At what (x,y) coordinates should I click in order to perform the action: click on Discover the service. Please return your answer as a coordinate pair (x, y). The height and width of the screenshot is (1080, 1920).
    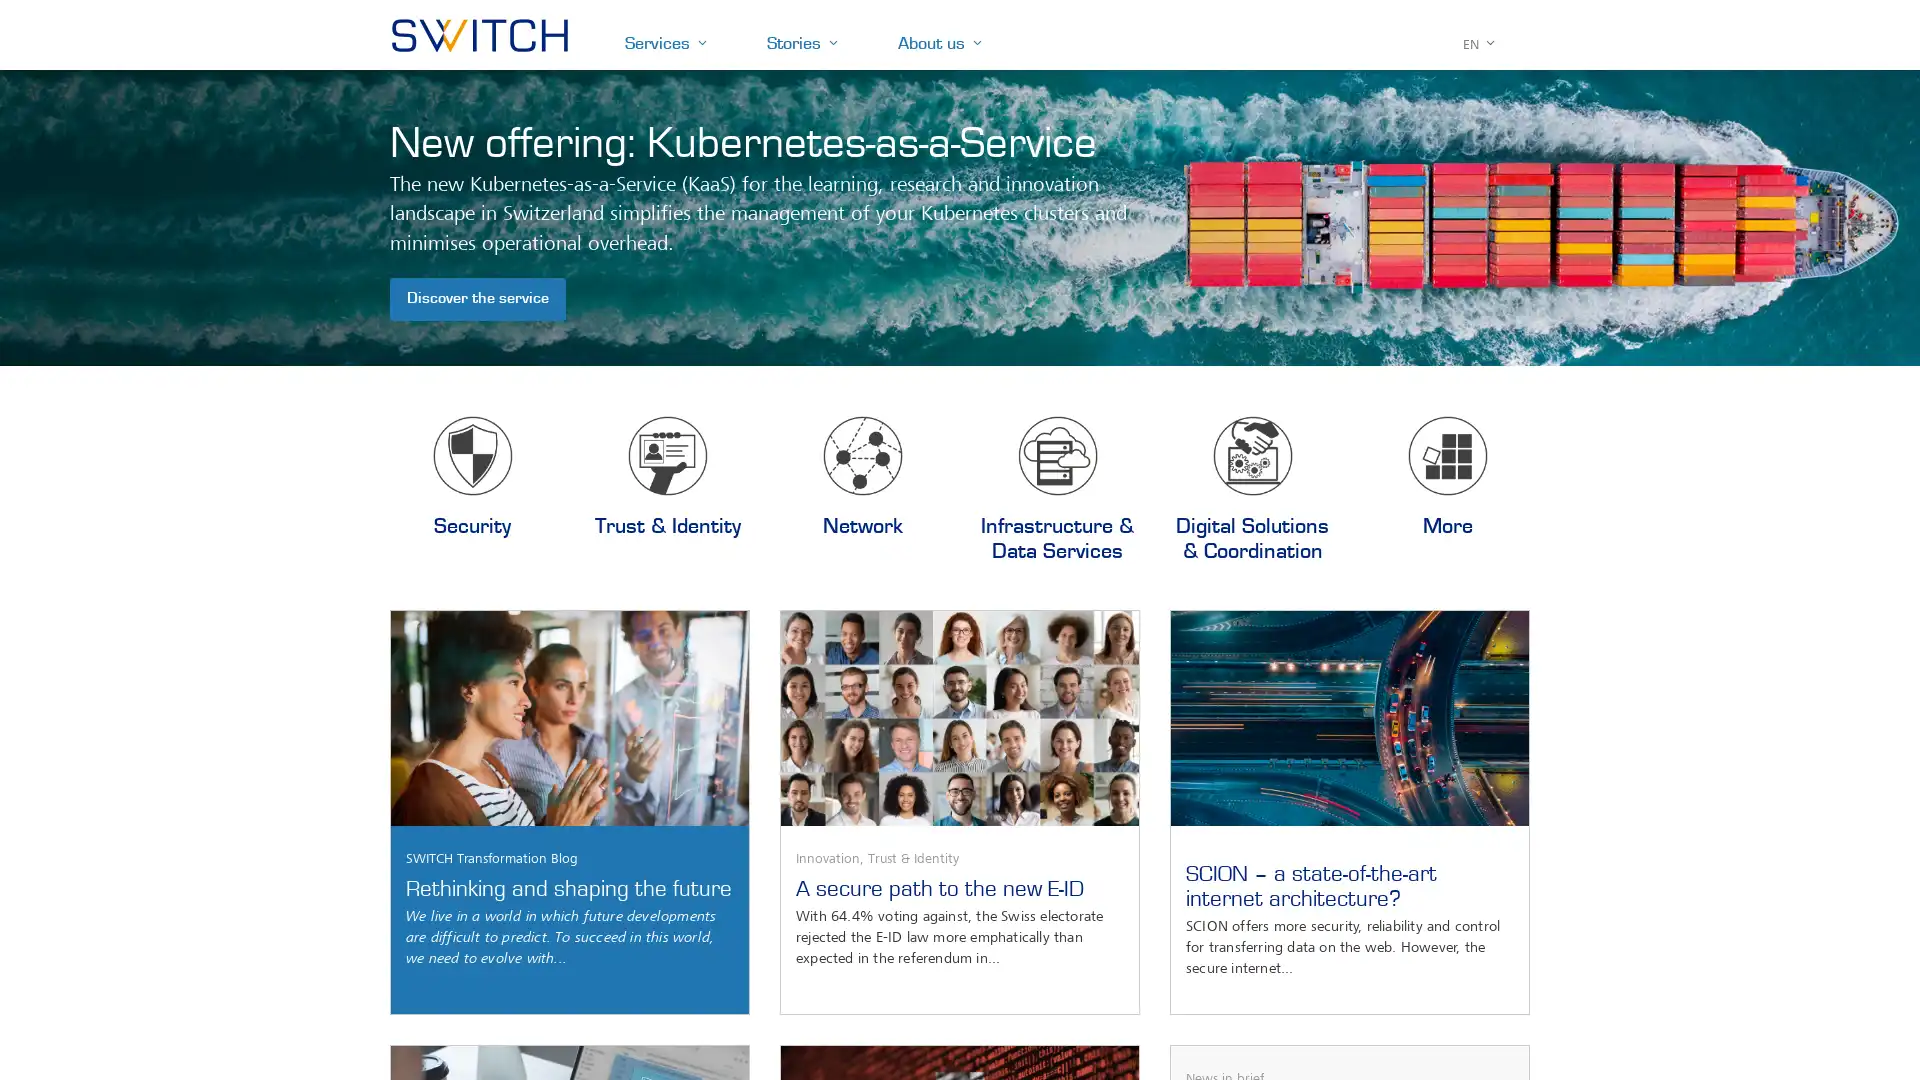
    Looking at the image, I should click on (477, 299).